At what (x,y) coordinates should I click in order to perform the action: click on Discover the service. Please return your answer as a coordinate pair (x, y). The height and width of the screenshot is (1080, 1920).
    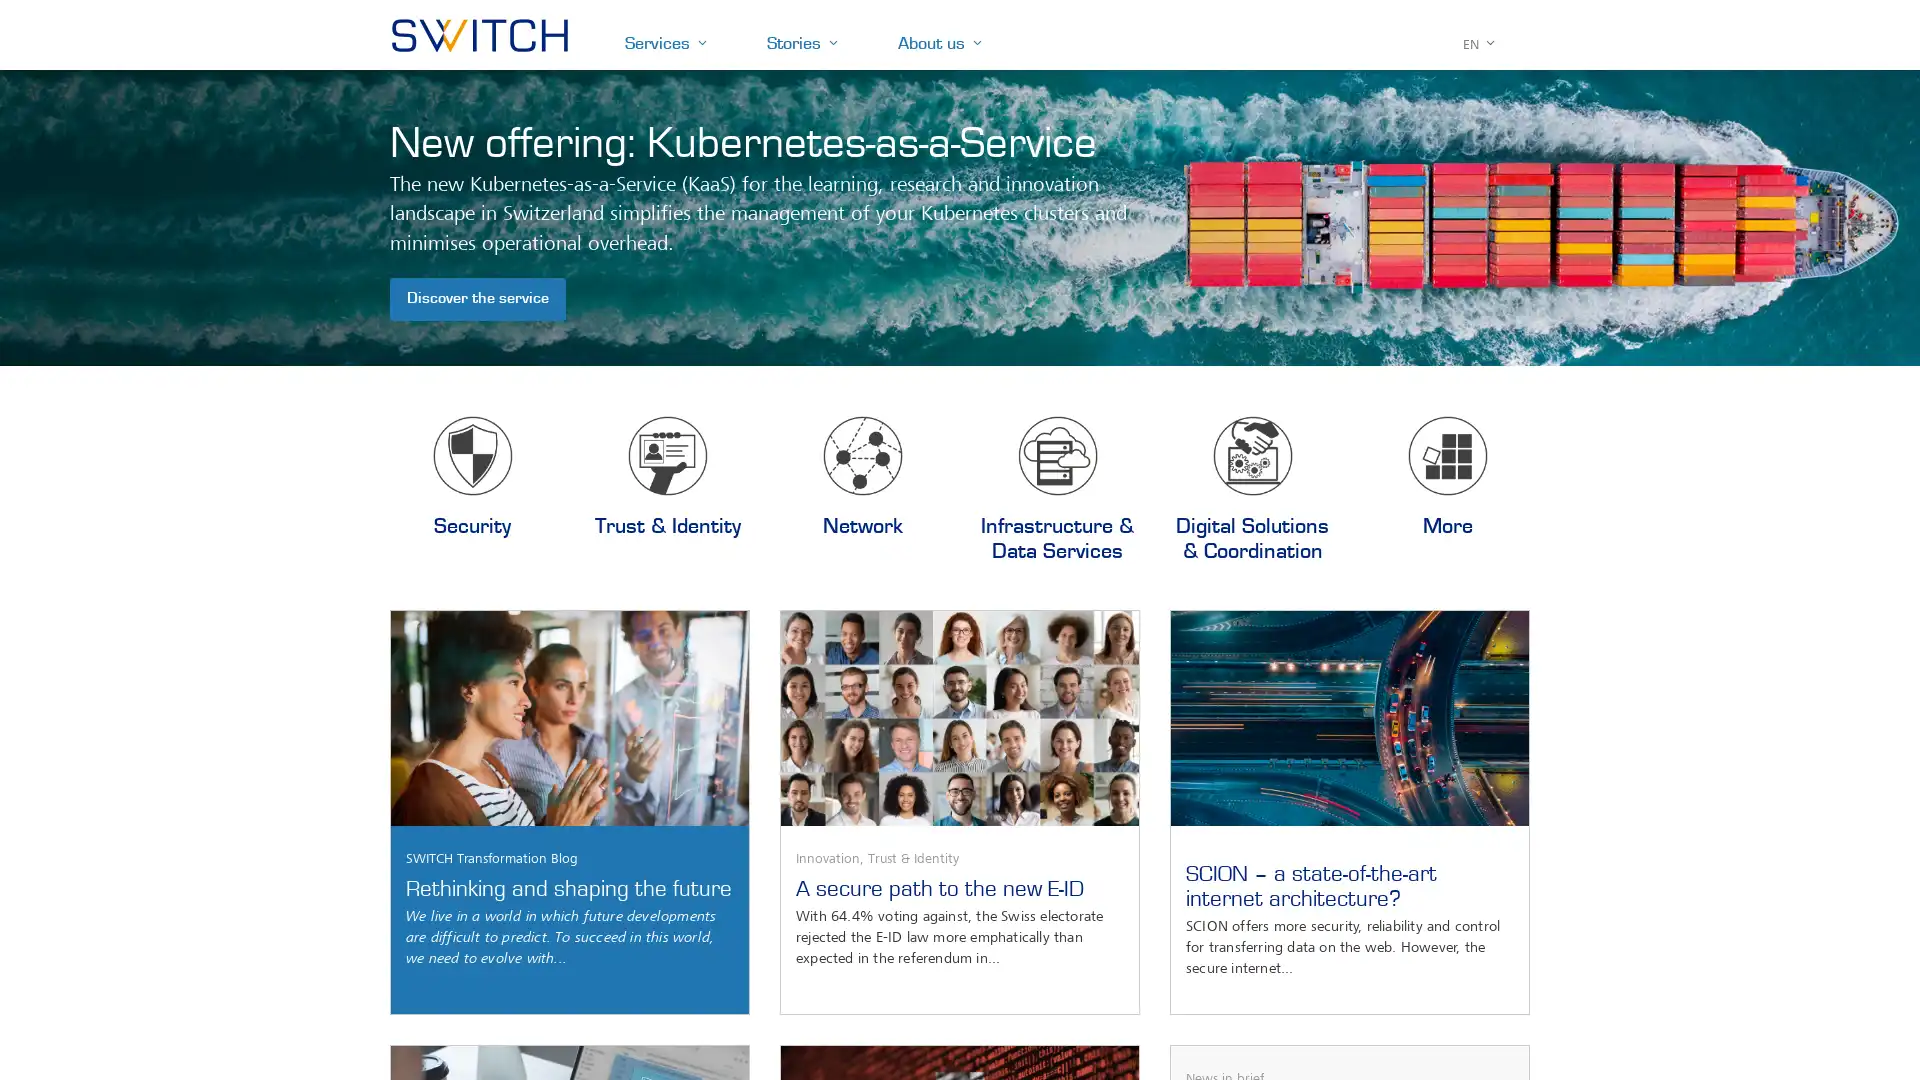
    Looking at the image, I should click on (477, 299).